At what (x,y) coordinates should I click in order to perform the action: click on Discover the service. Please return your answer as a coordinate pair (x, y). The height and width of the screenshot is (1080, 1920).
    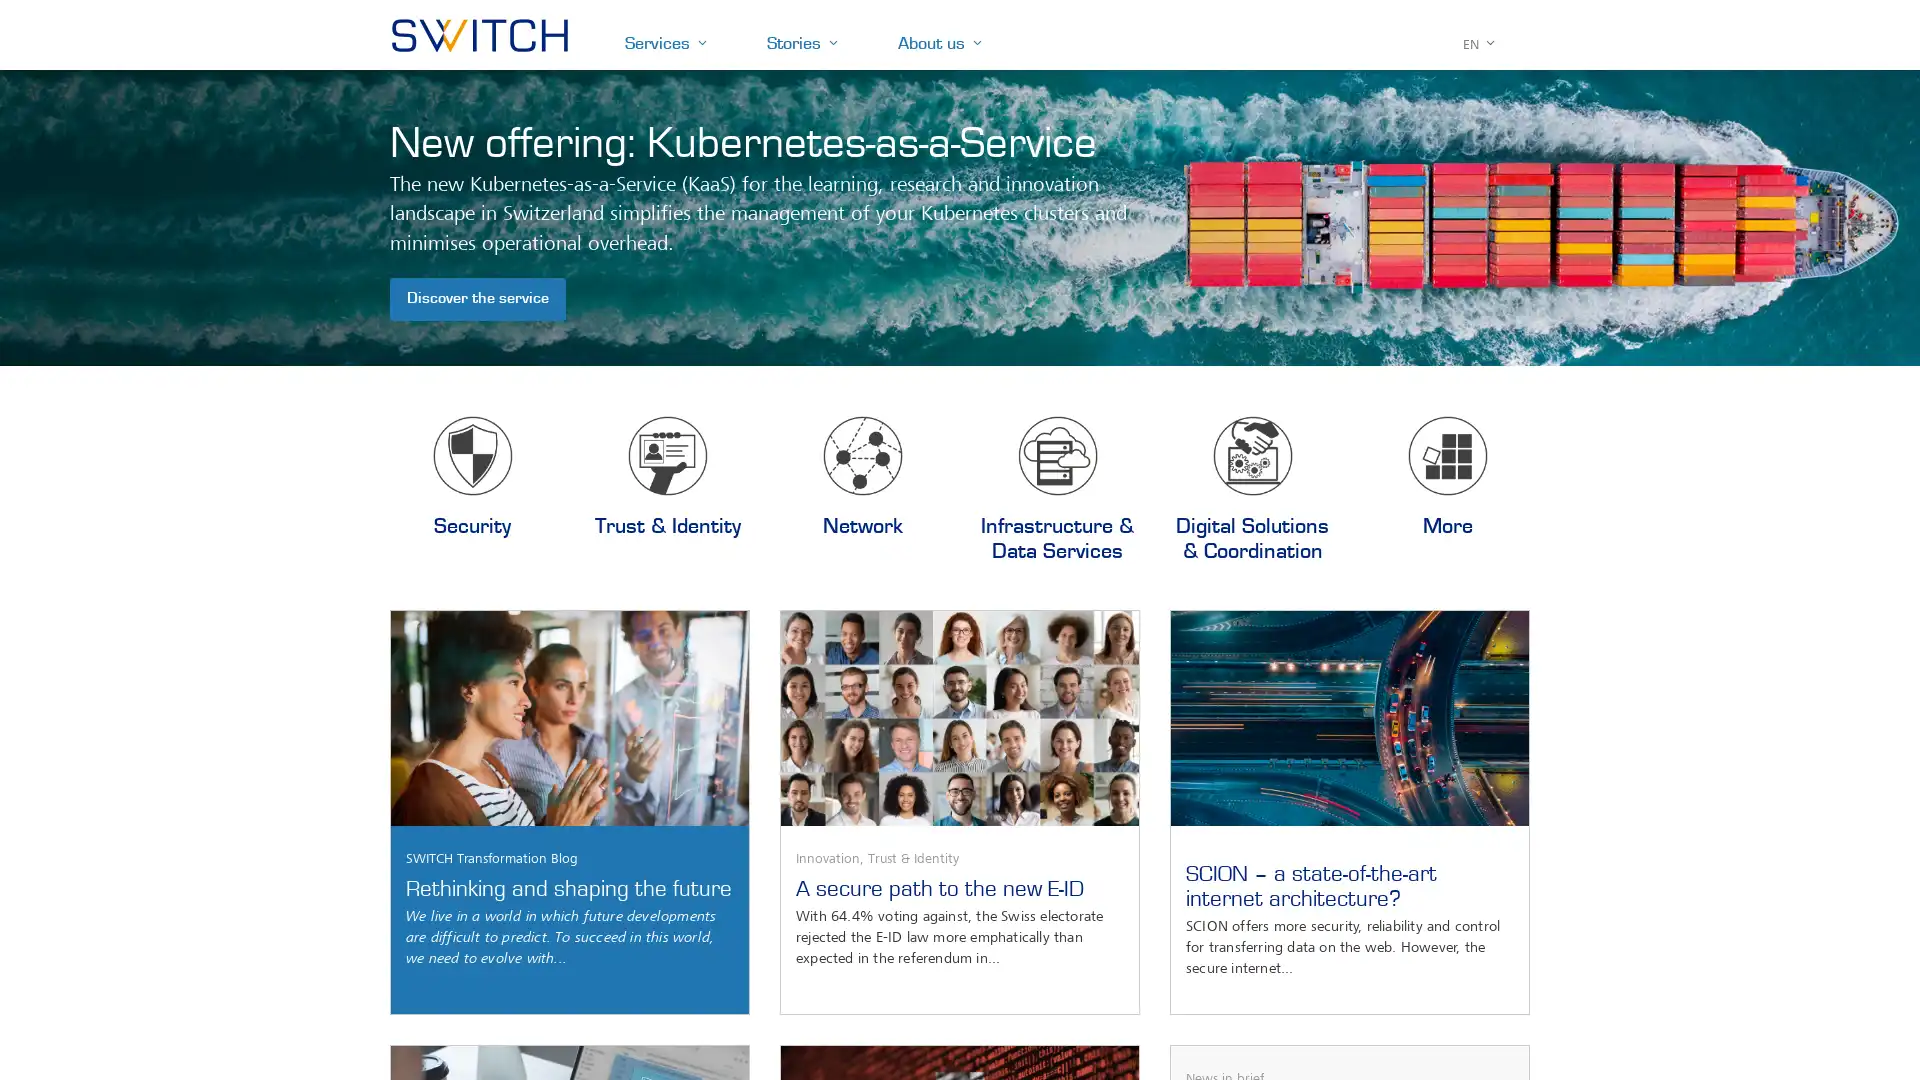
    Looking at the image, I should click on (477, 299).